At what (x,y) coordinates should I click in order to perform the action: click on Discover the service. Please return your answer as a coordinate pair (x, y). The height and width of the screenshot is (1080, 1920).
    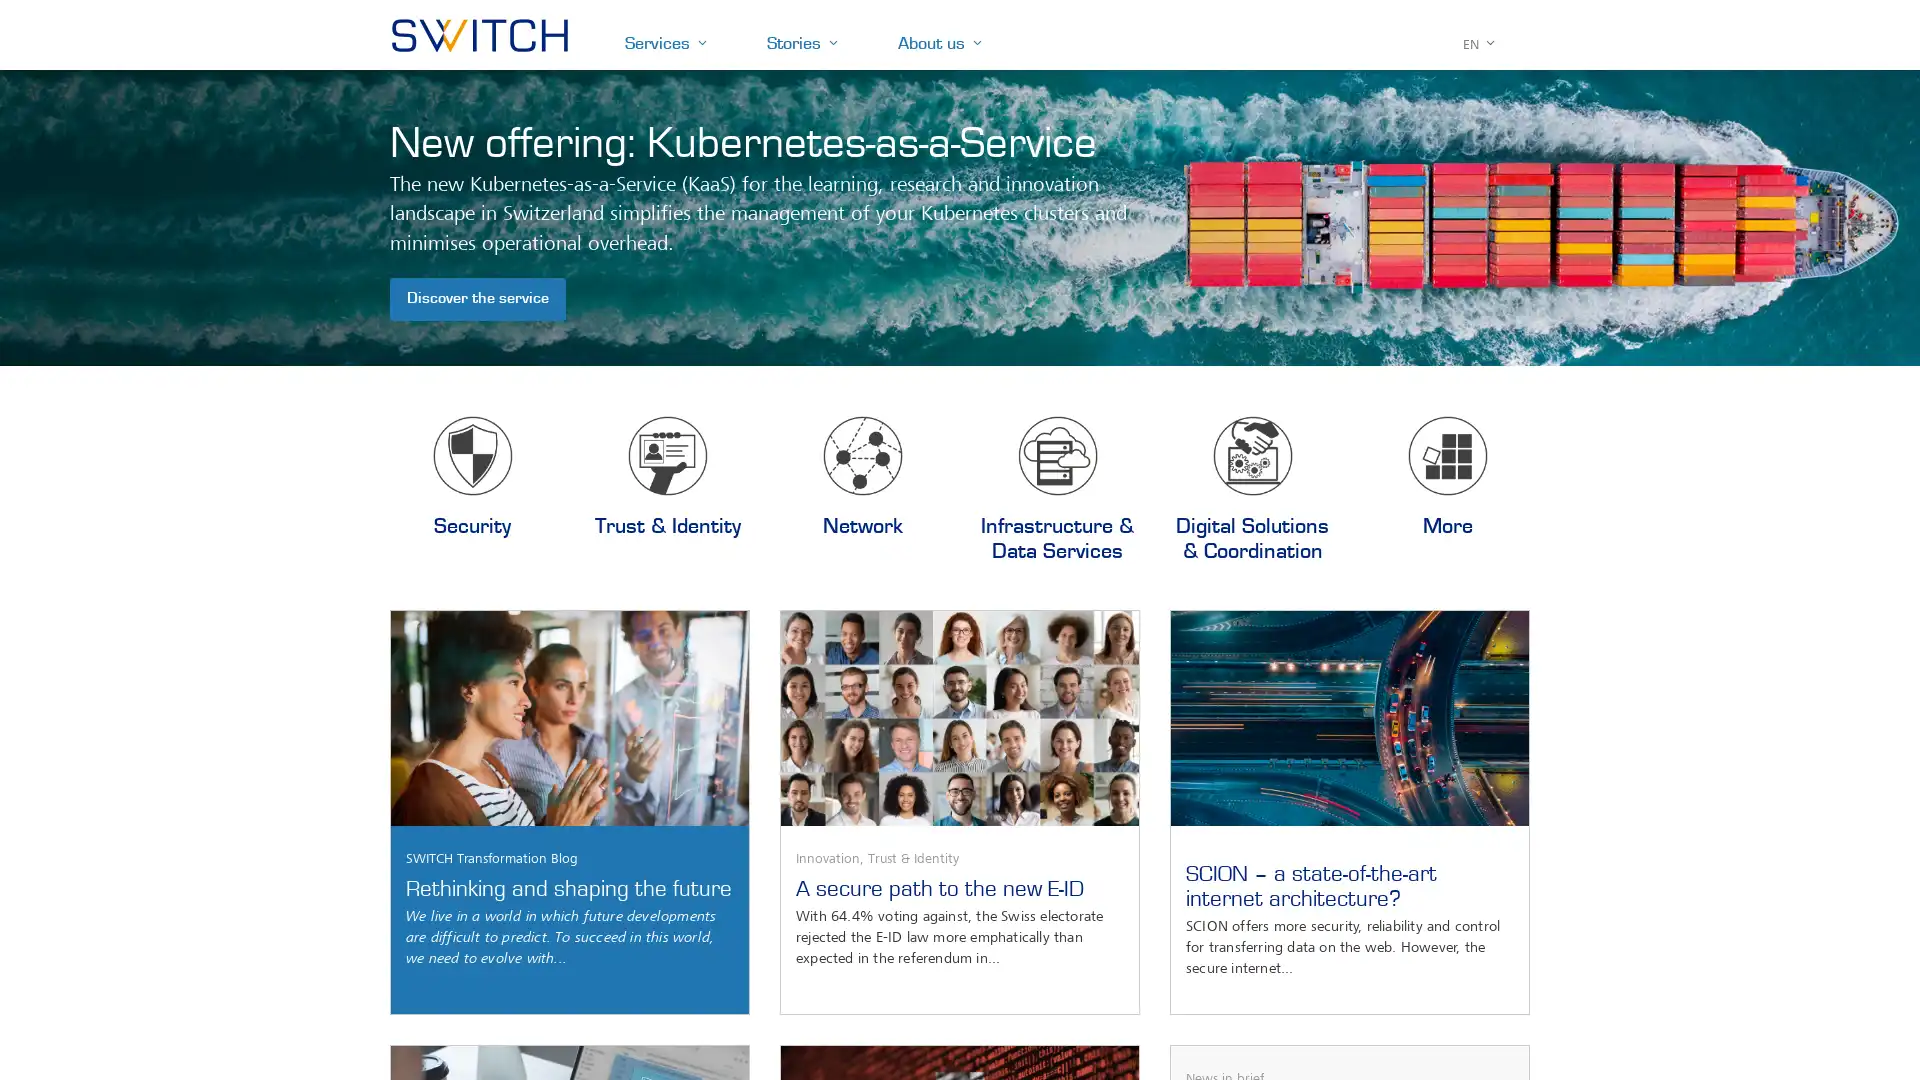
    Looking at the image, I should click on (477, 299).